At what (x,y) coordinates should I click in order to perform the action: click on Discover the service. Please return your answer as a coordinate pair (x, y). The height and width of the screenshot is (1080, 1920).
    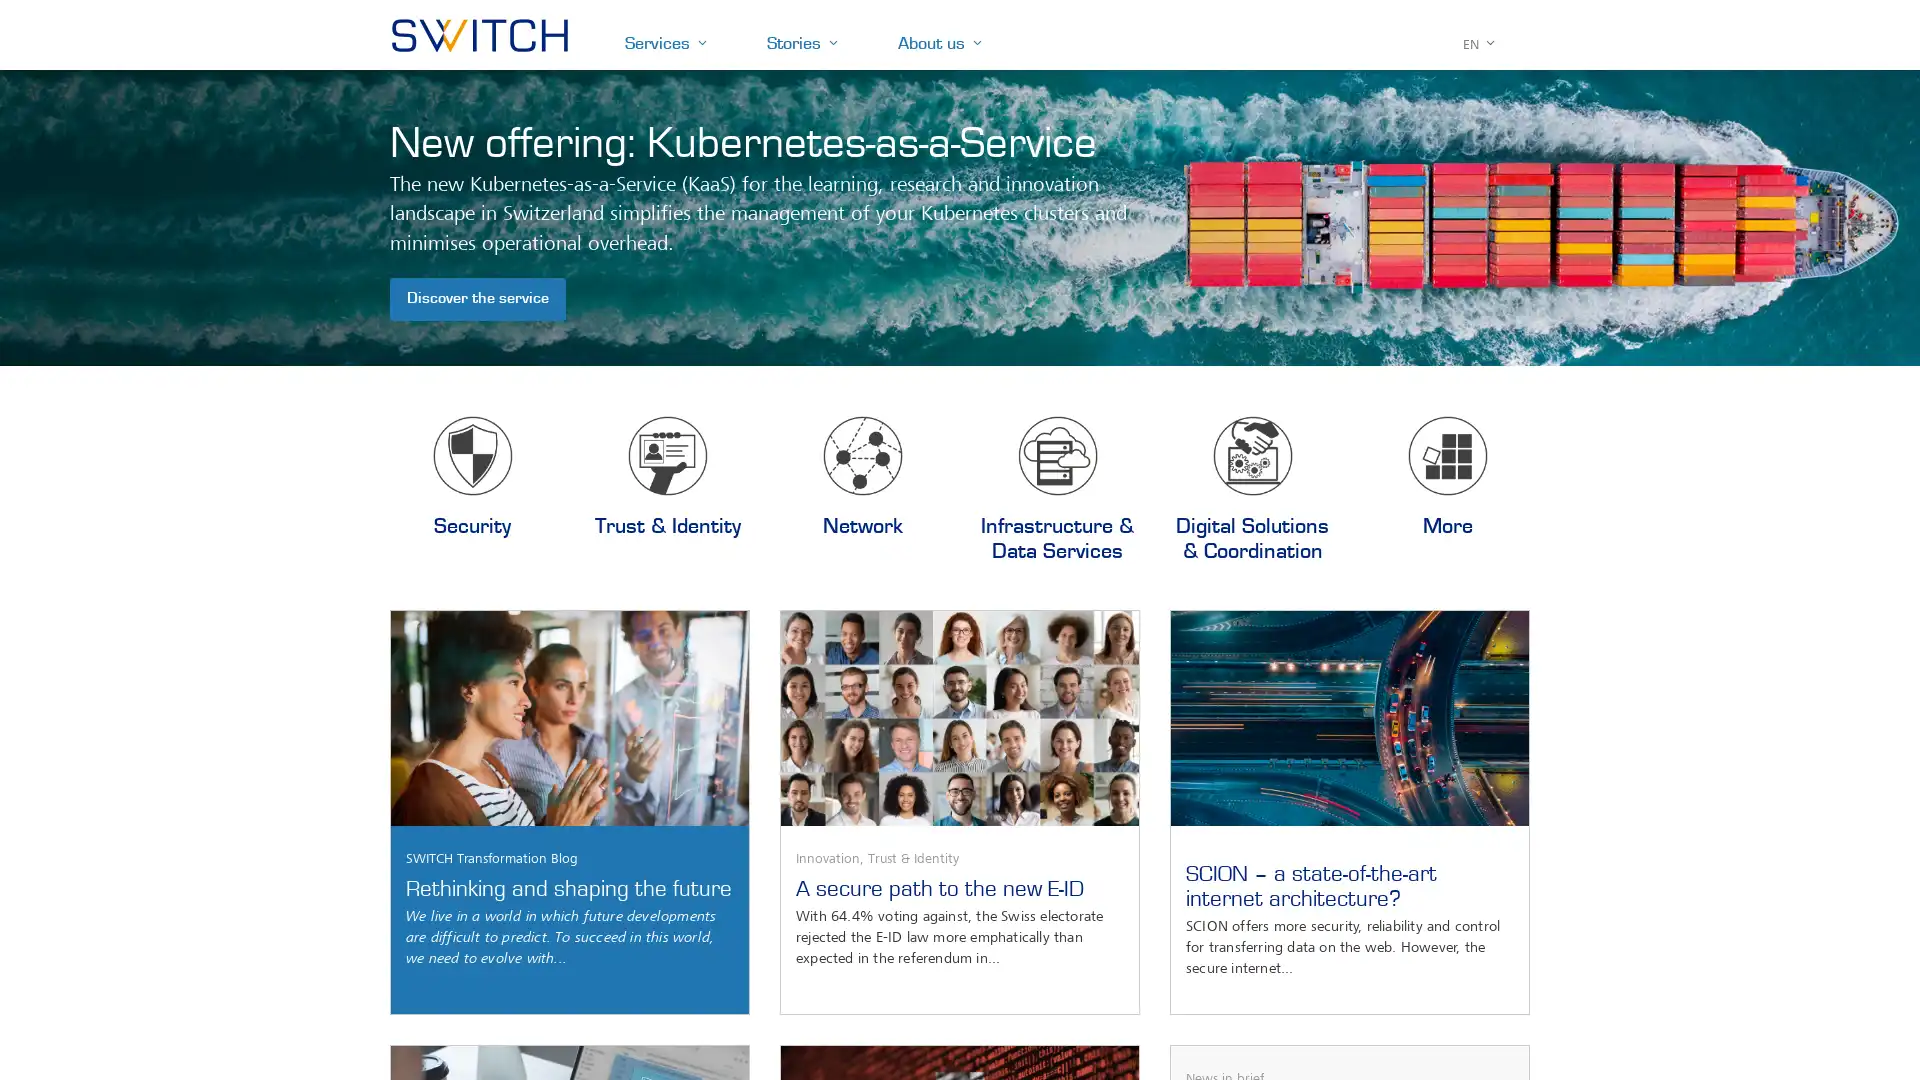
    Looking at the image, I should click on (477, 299).